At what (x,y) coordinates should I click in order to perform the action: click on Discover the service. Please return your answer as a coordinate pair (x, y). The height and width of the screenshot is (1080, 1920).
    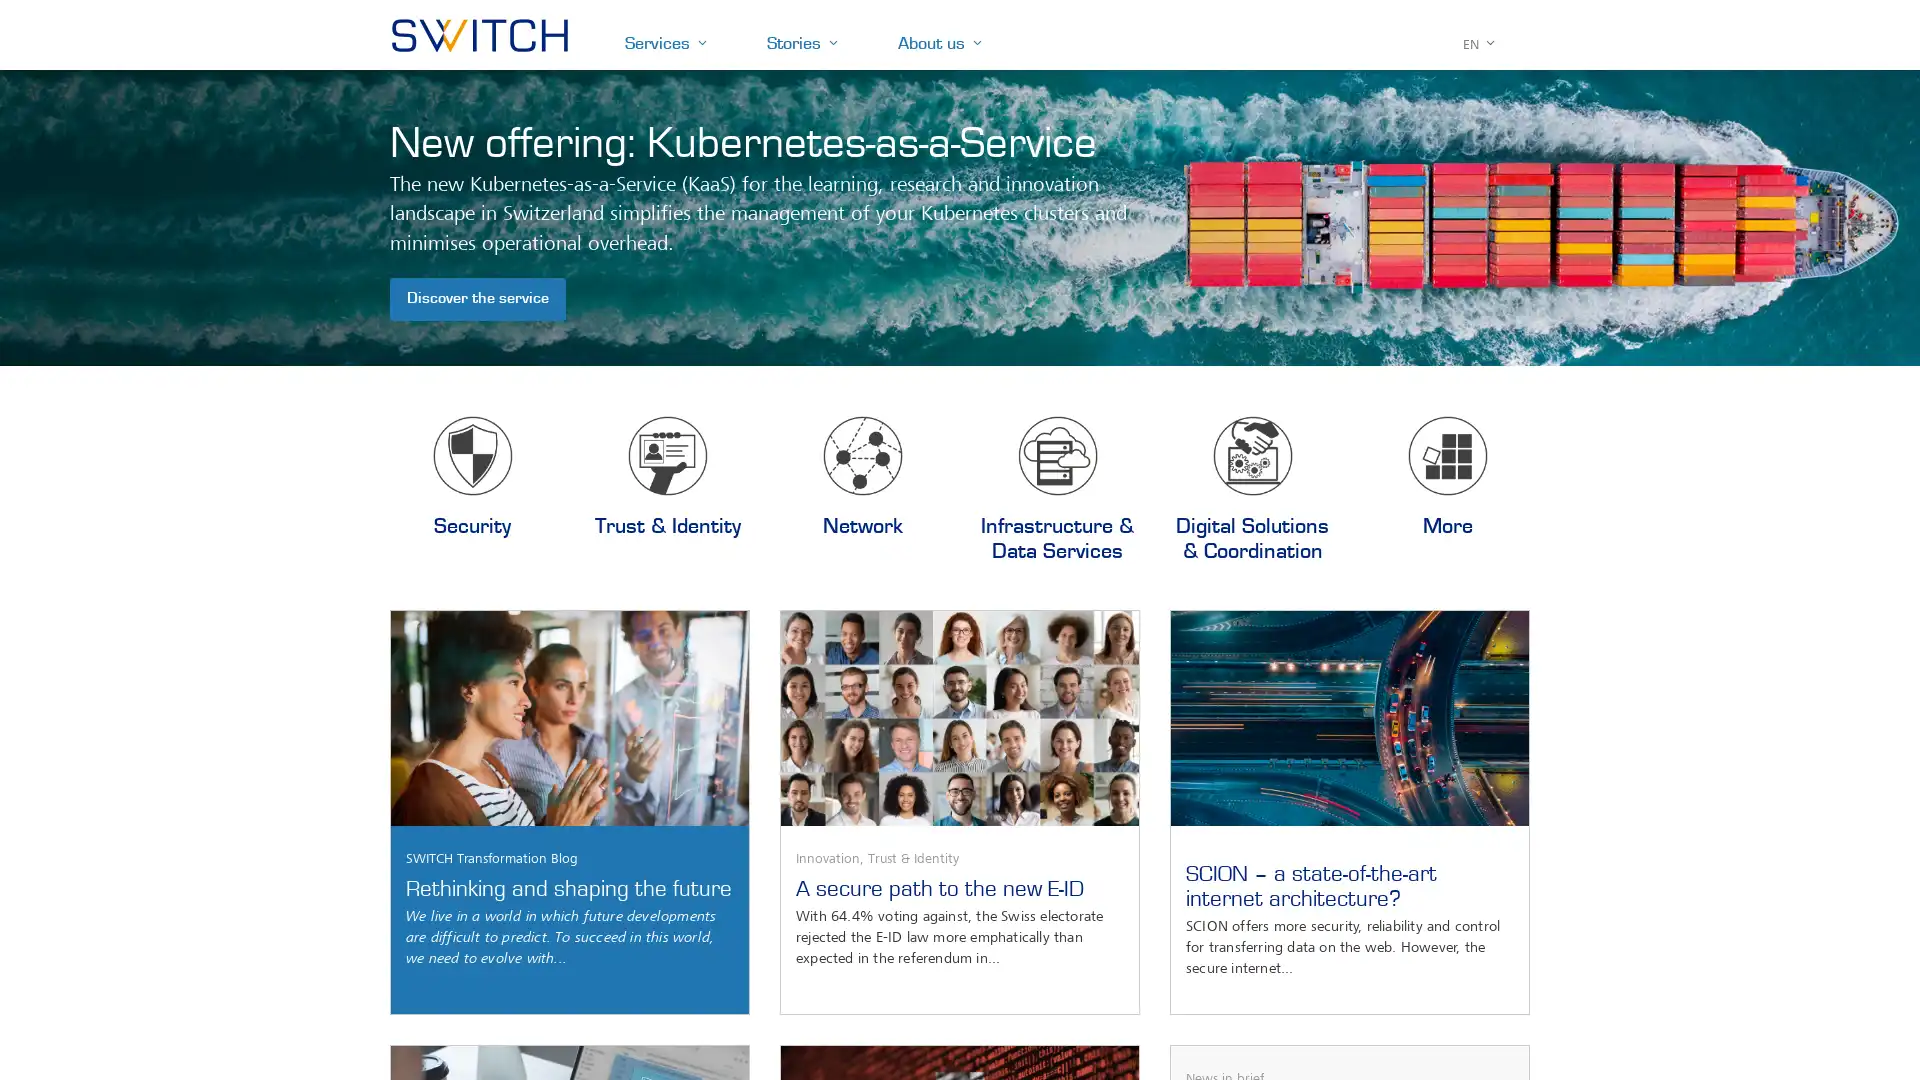
    Looking at the image, I should click on (477, 299).